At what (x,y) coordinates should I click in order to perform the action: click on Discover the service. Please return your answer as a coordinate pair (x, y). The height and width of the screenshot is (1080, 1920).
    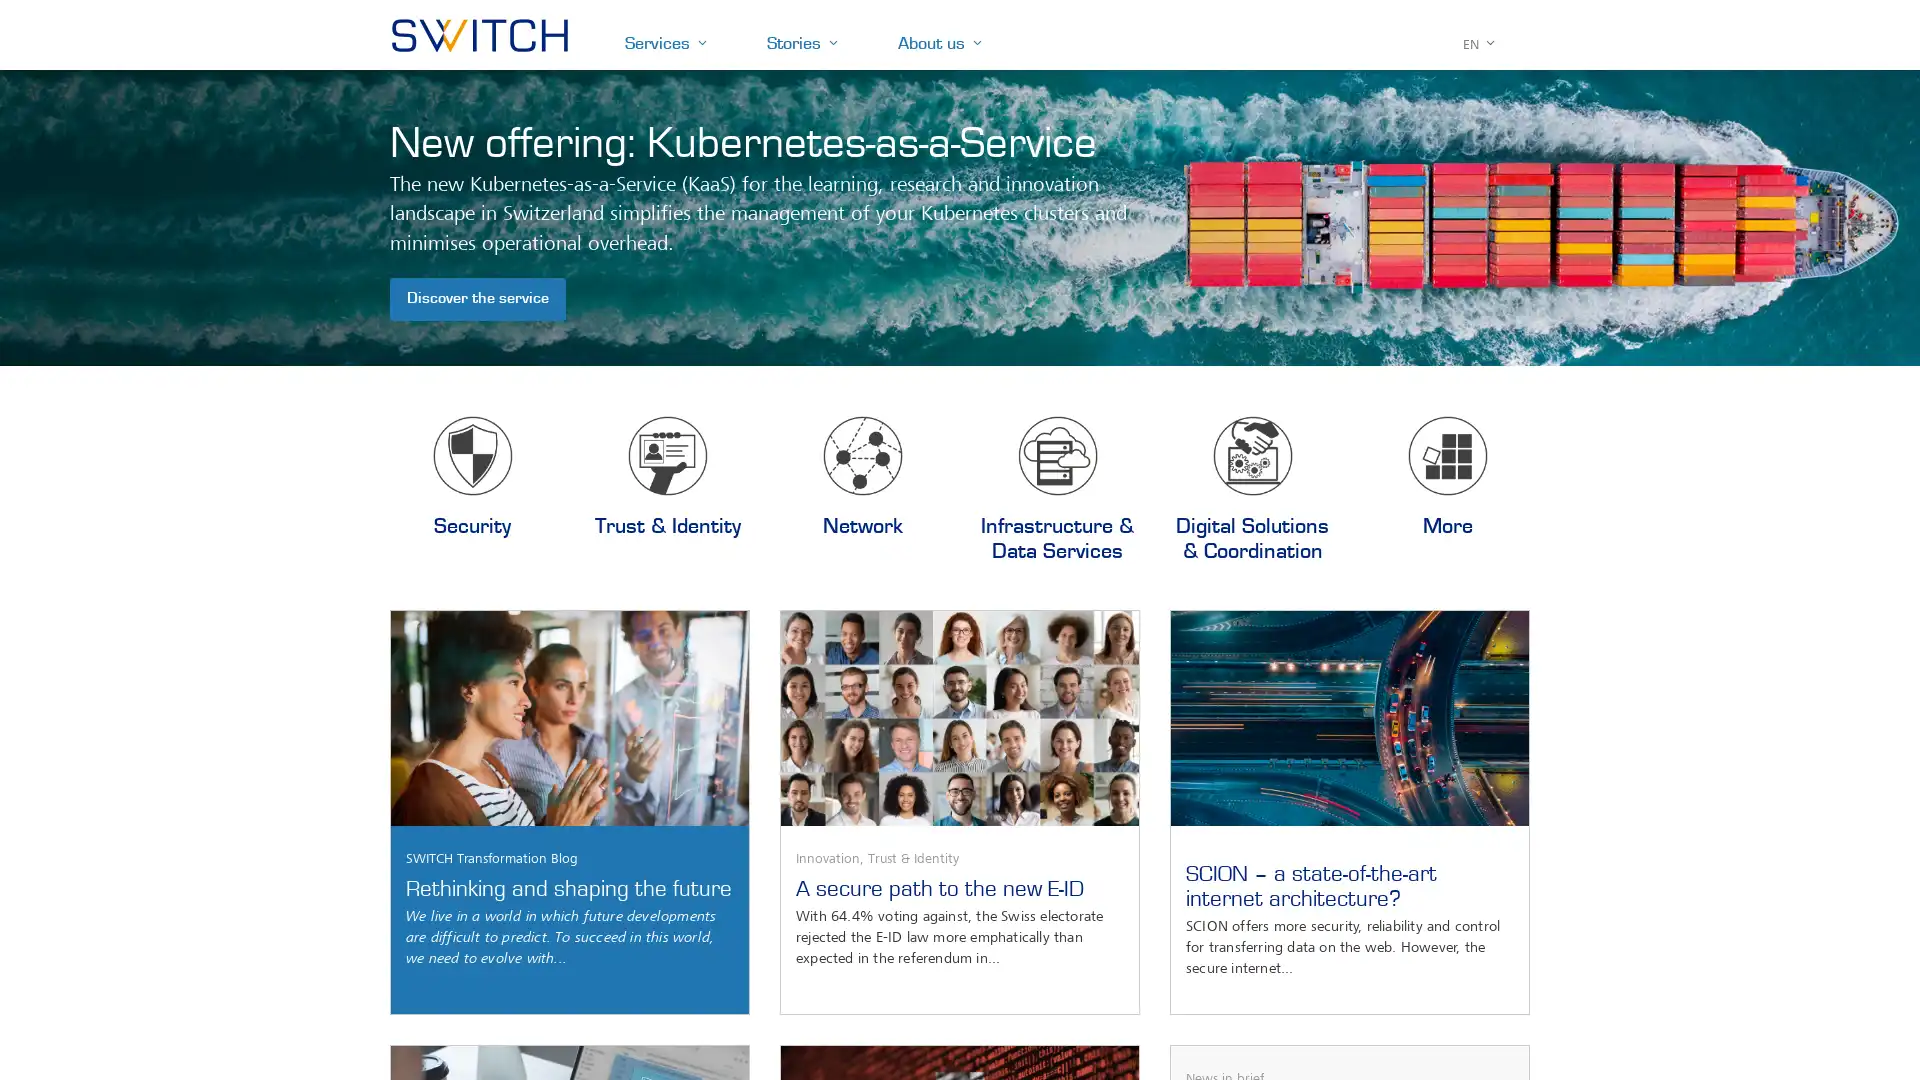
    Looking at the image, I should click on (477, 299).